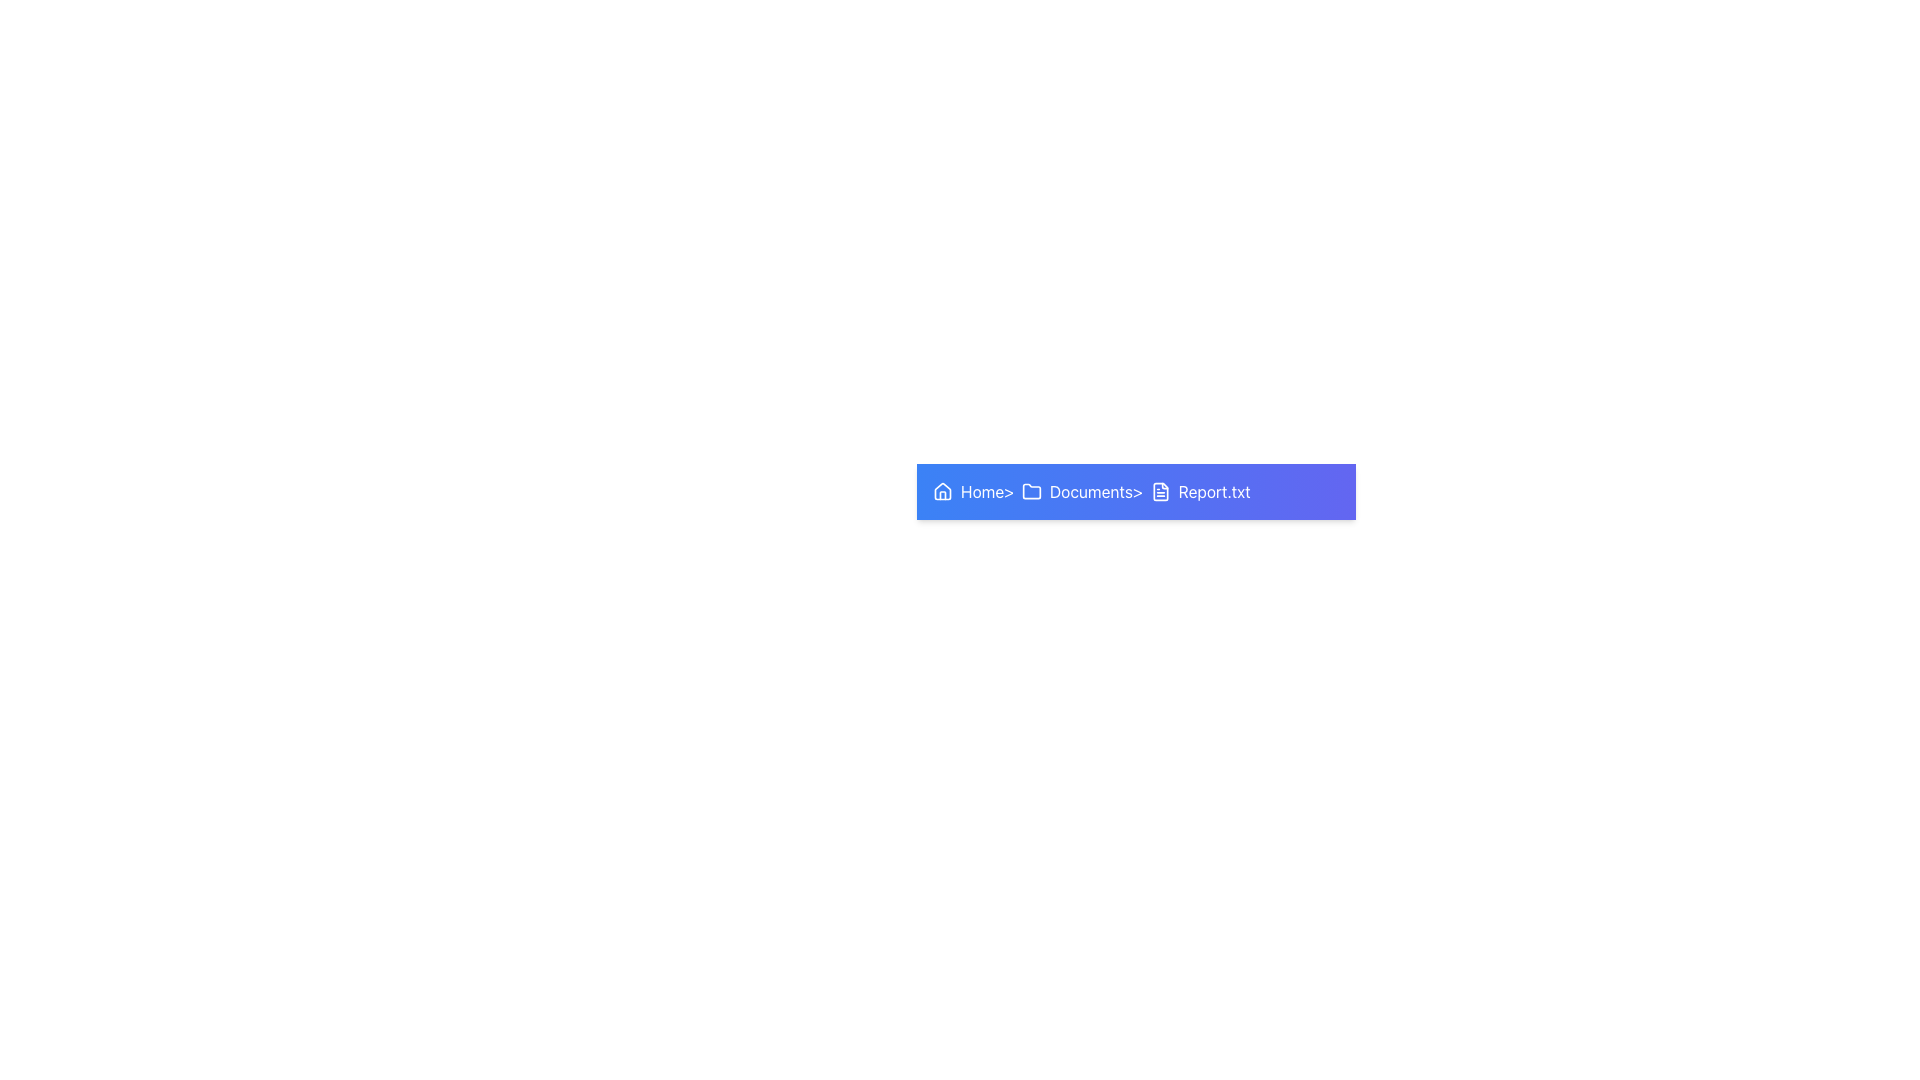 This screenshot has width=1920, height=1080. What do you see at coordinates (982, 492) in the screenshot?
I see `the text label 'Home' which is styled in a sans-serif font and appears in white against a blue background, located in the horizontal navigation bar, adjacent to a house icon` at bounding box center [982, 492].